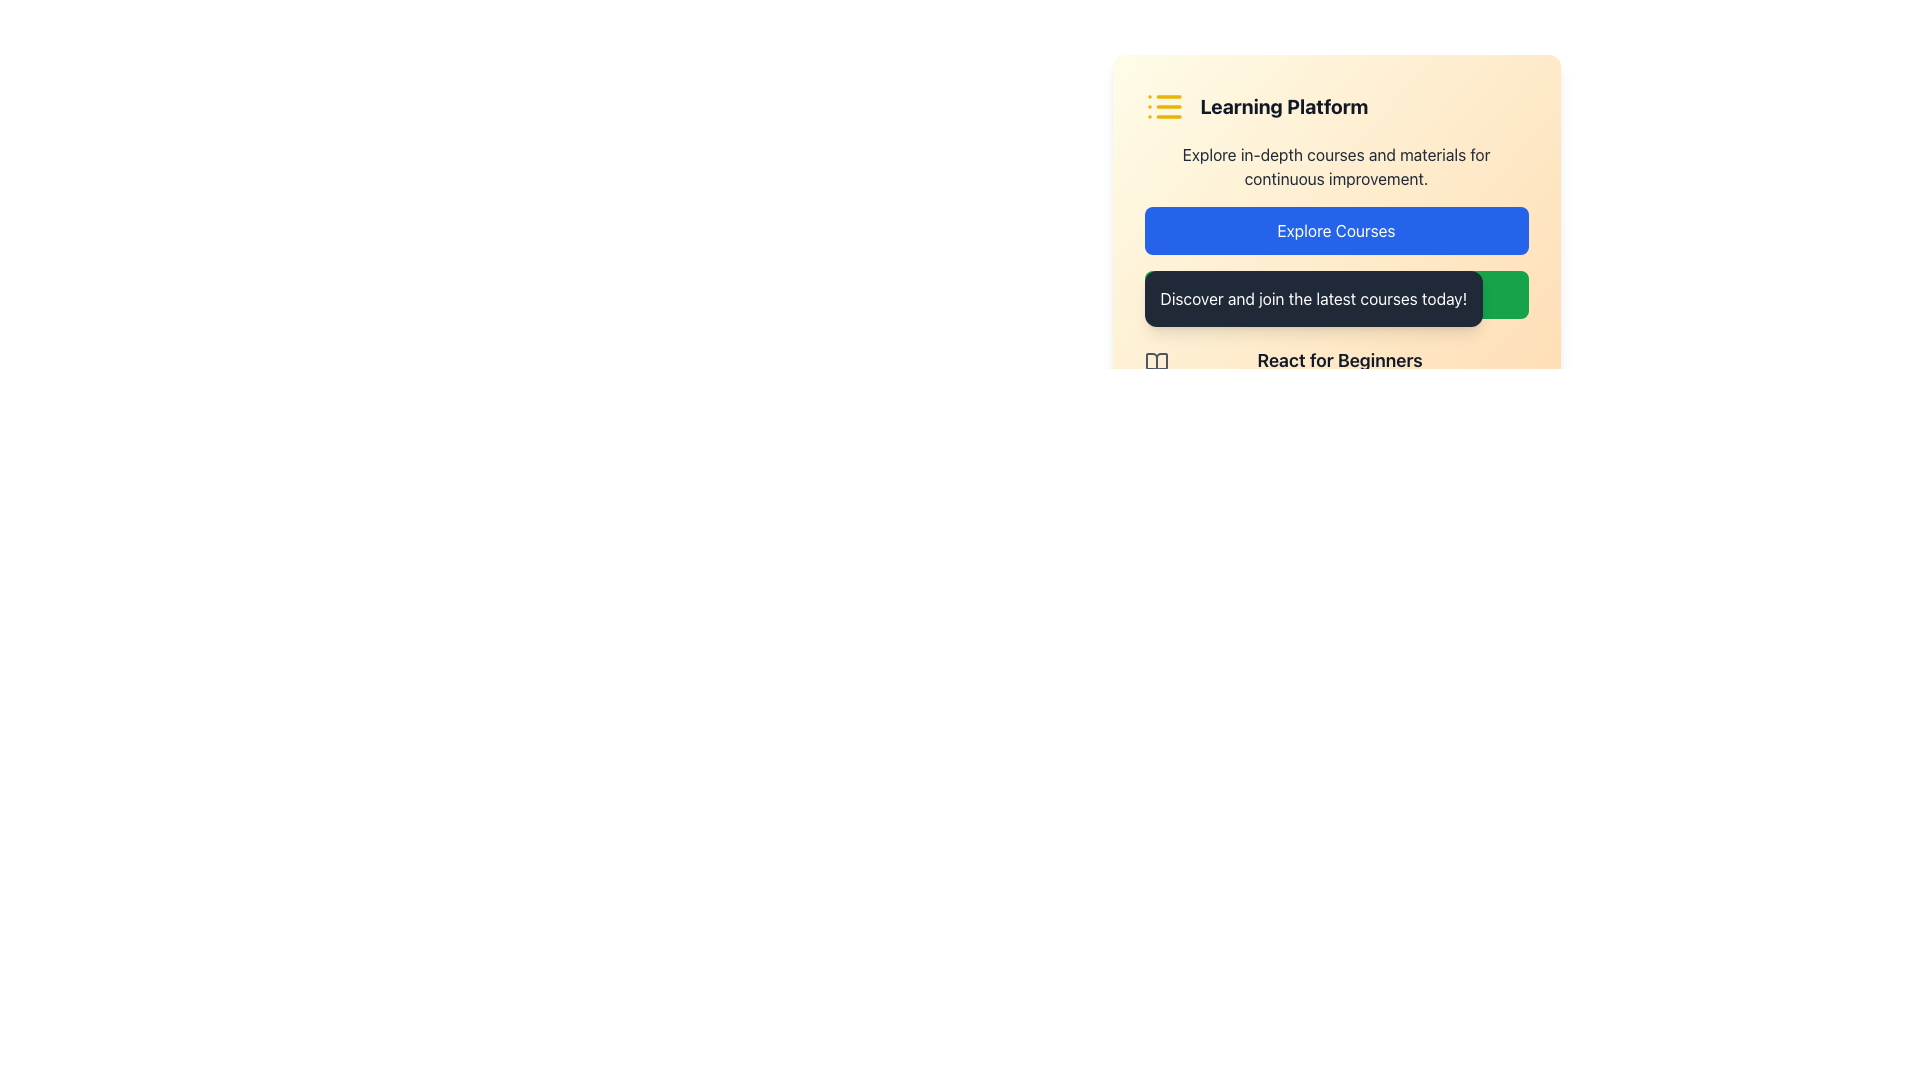  I want to click on the yellow list icon, which consists of three horizontal lines and is positioned to the left of the 'Learning Platform' text, so click(1164, 107).